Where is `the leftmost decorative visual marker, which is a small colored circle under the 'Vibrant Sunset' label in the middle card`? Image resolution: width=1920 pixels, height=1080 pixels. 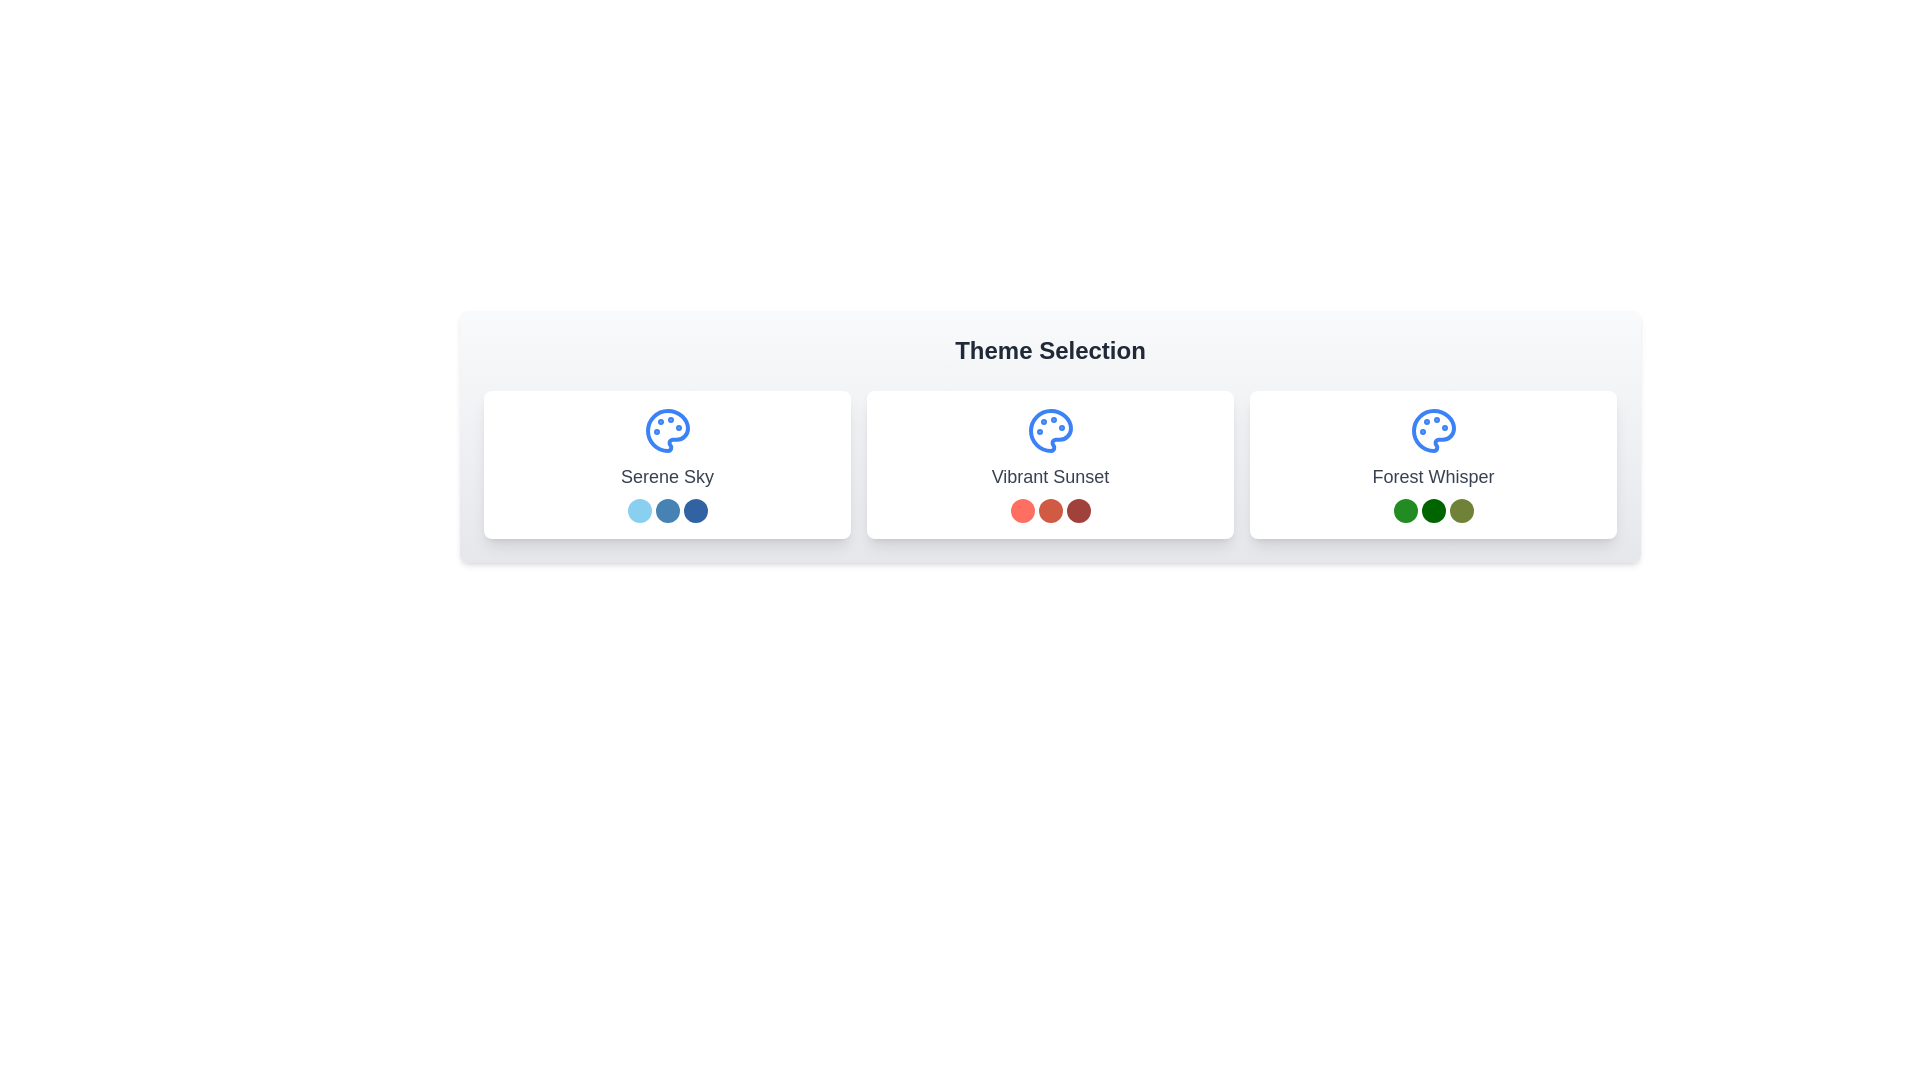 the leftmost decorative visual marker, which is a small colored circle under the 'Vibrant Sunset' label in the middle card is located at coordinates (1022, 509).